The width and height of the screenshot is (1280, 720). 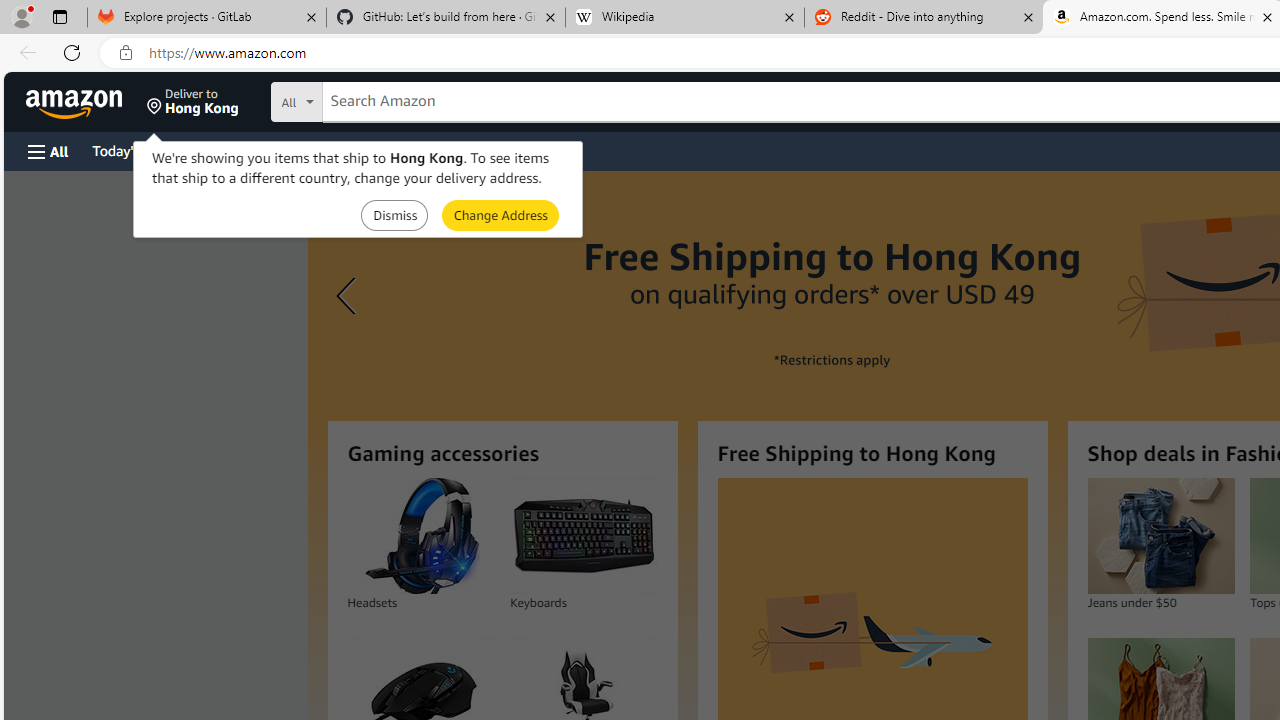 What do you see at coordinates (133, 149) in the screenshot?
I see `'Today'` at bounding box center [133, 149].